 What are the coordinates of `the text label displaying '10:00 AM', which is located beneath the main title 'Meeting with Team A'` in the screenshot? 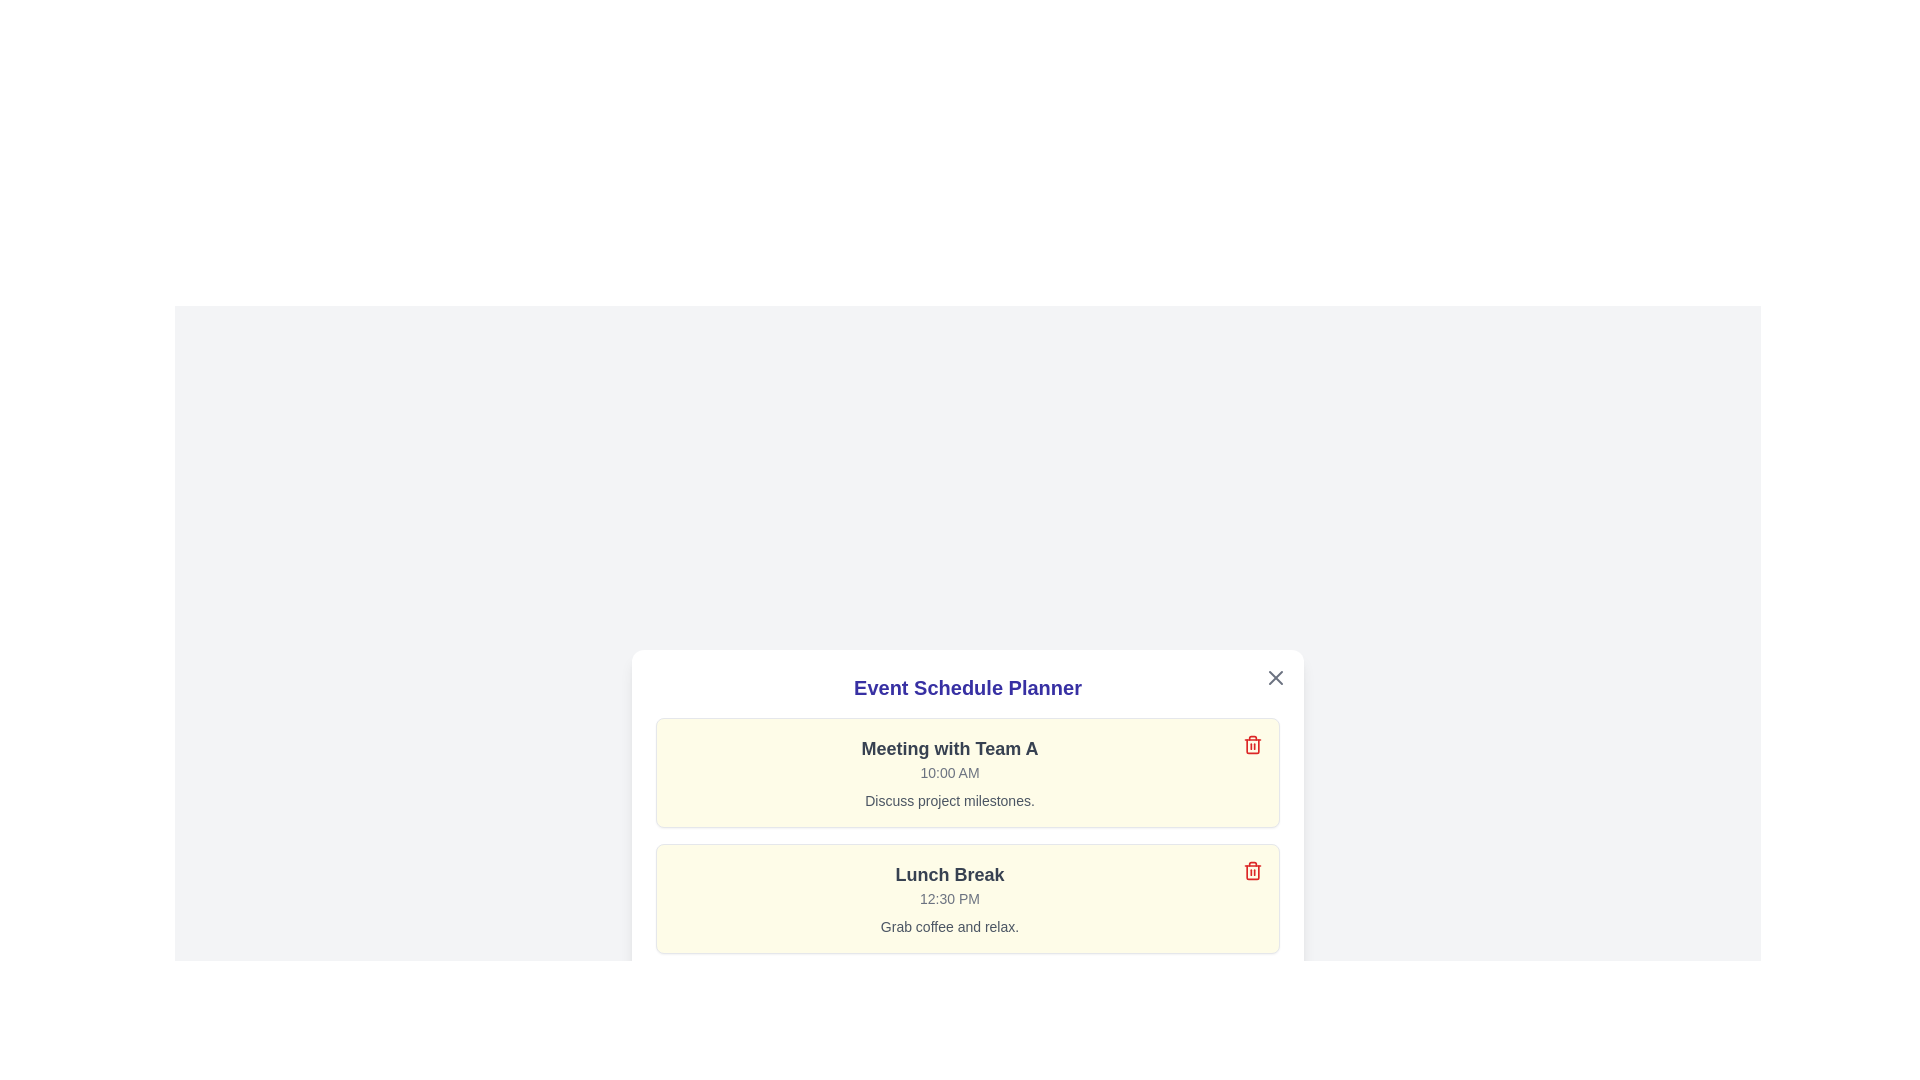 It's located at (949, 771).